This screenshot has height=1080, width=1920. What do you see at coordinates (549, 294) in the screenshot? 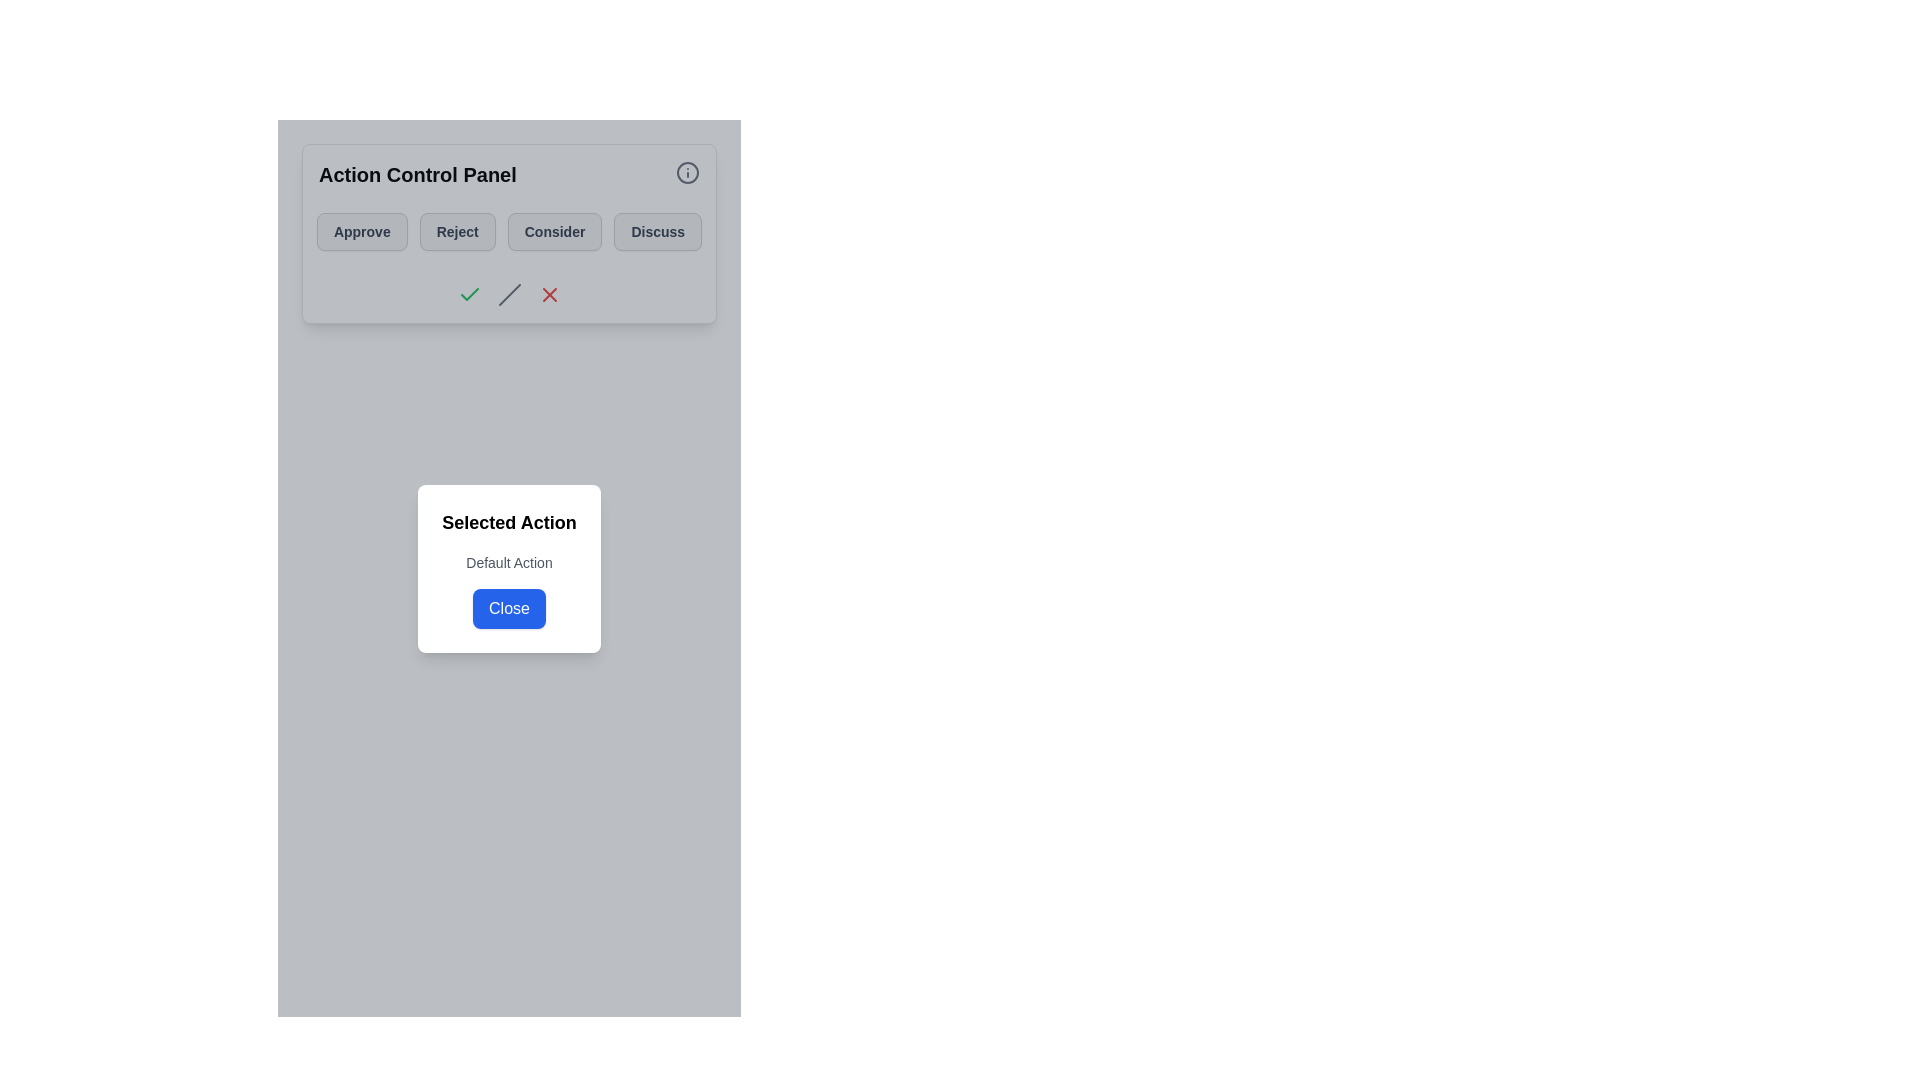
I see `the cancel icon located to the right of the 'Approve' and 'Reject' buttons in the action control panel` at bounding box center [549, 294].